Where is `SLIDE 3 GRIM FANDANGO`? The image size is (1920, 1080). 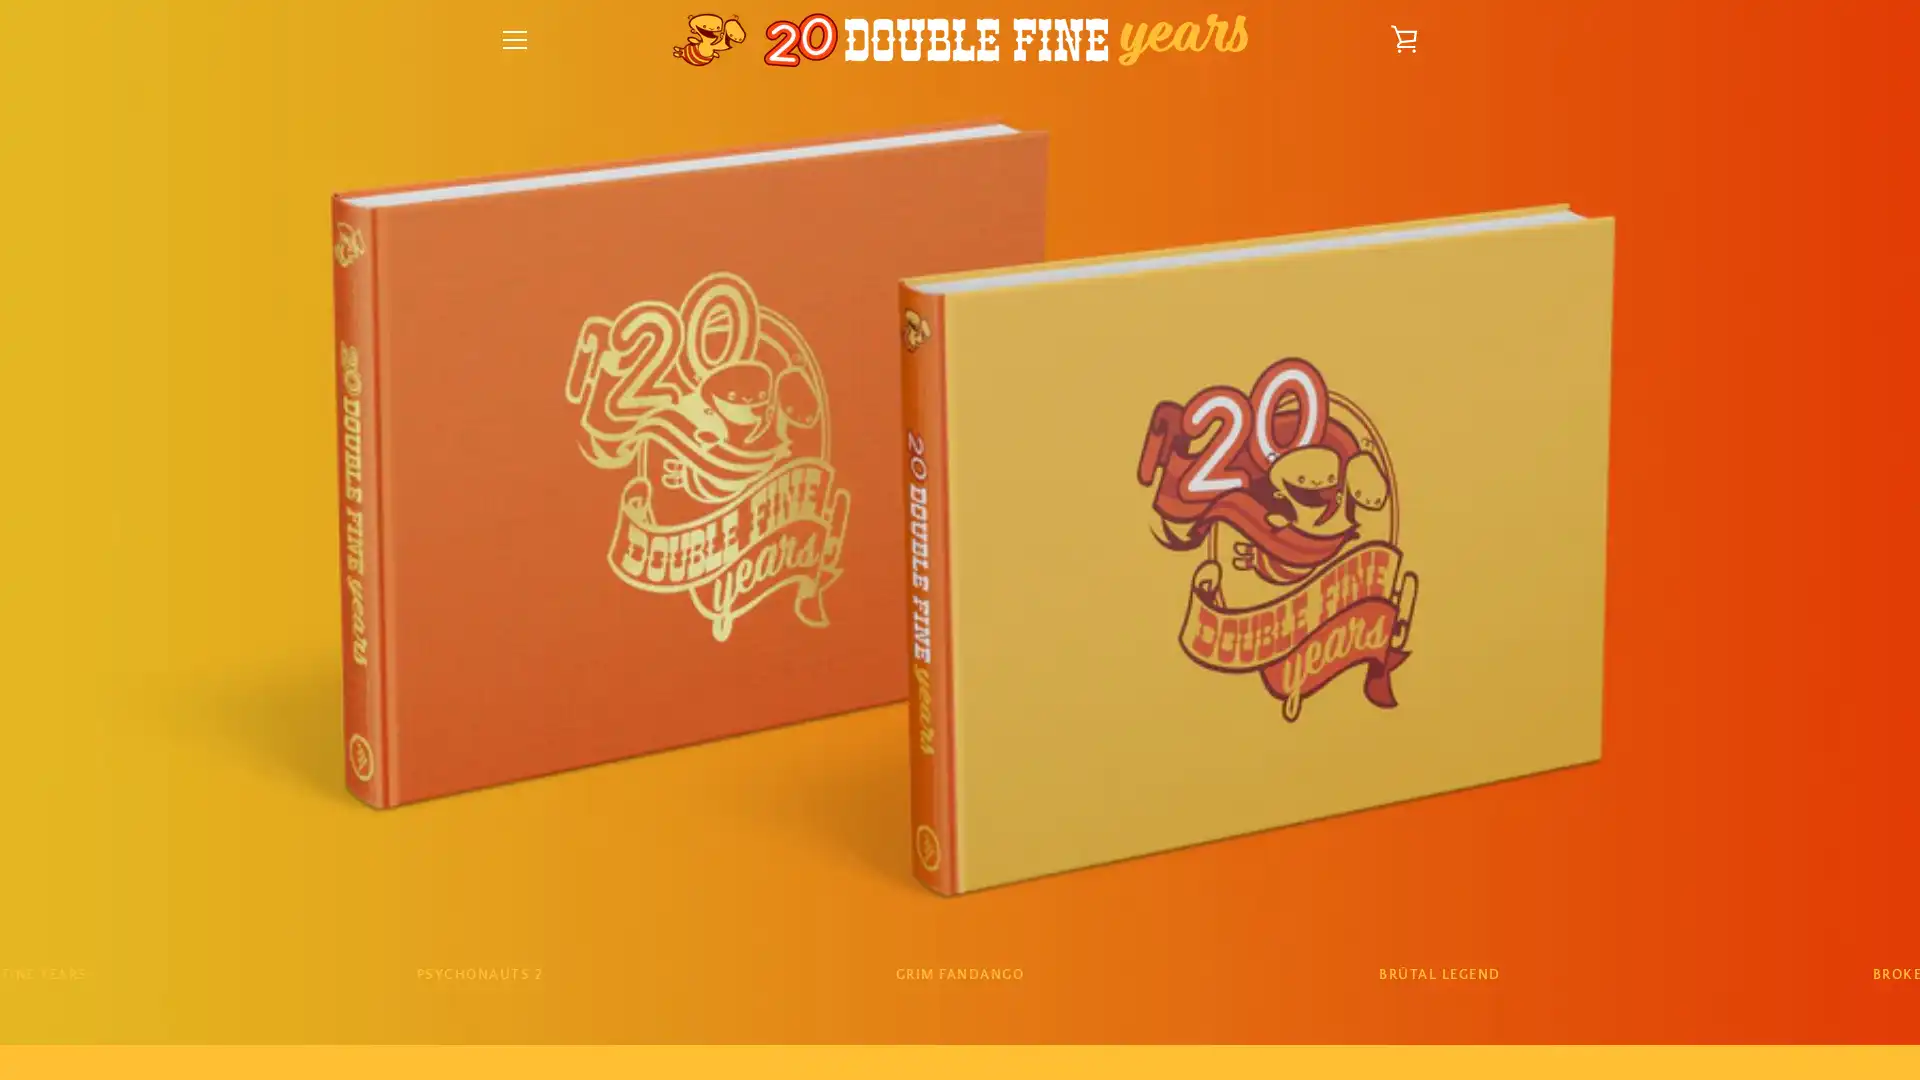 SLIDE 3 GRIM FANDANGO is located at coordinates (958, 974).